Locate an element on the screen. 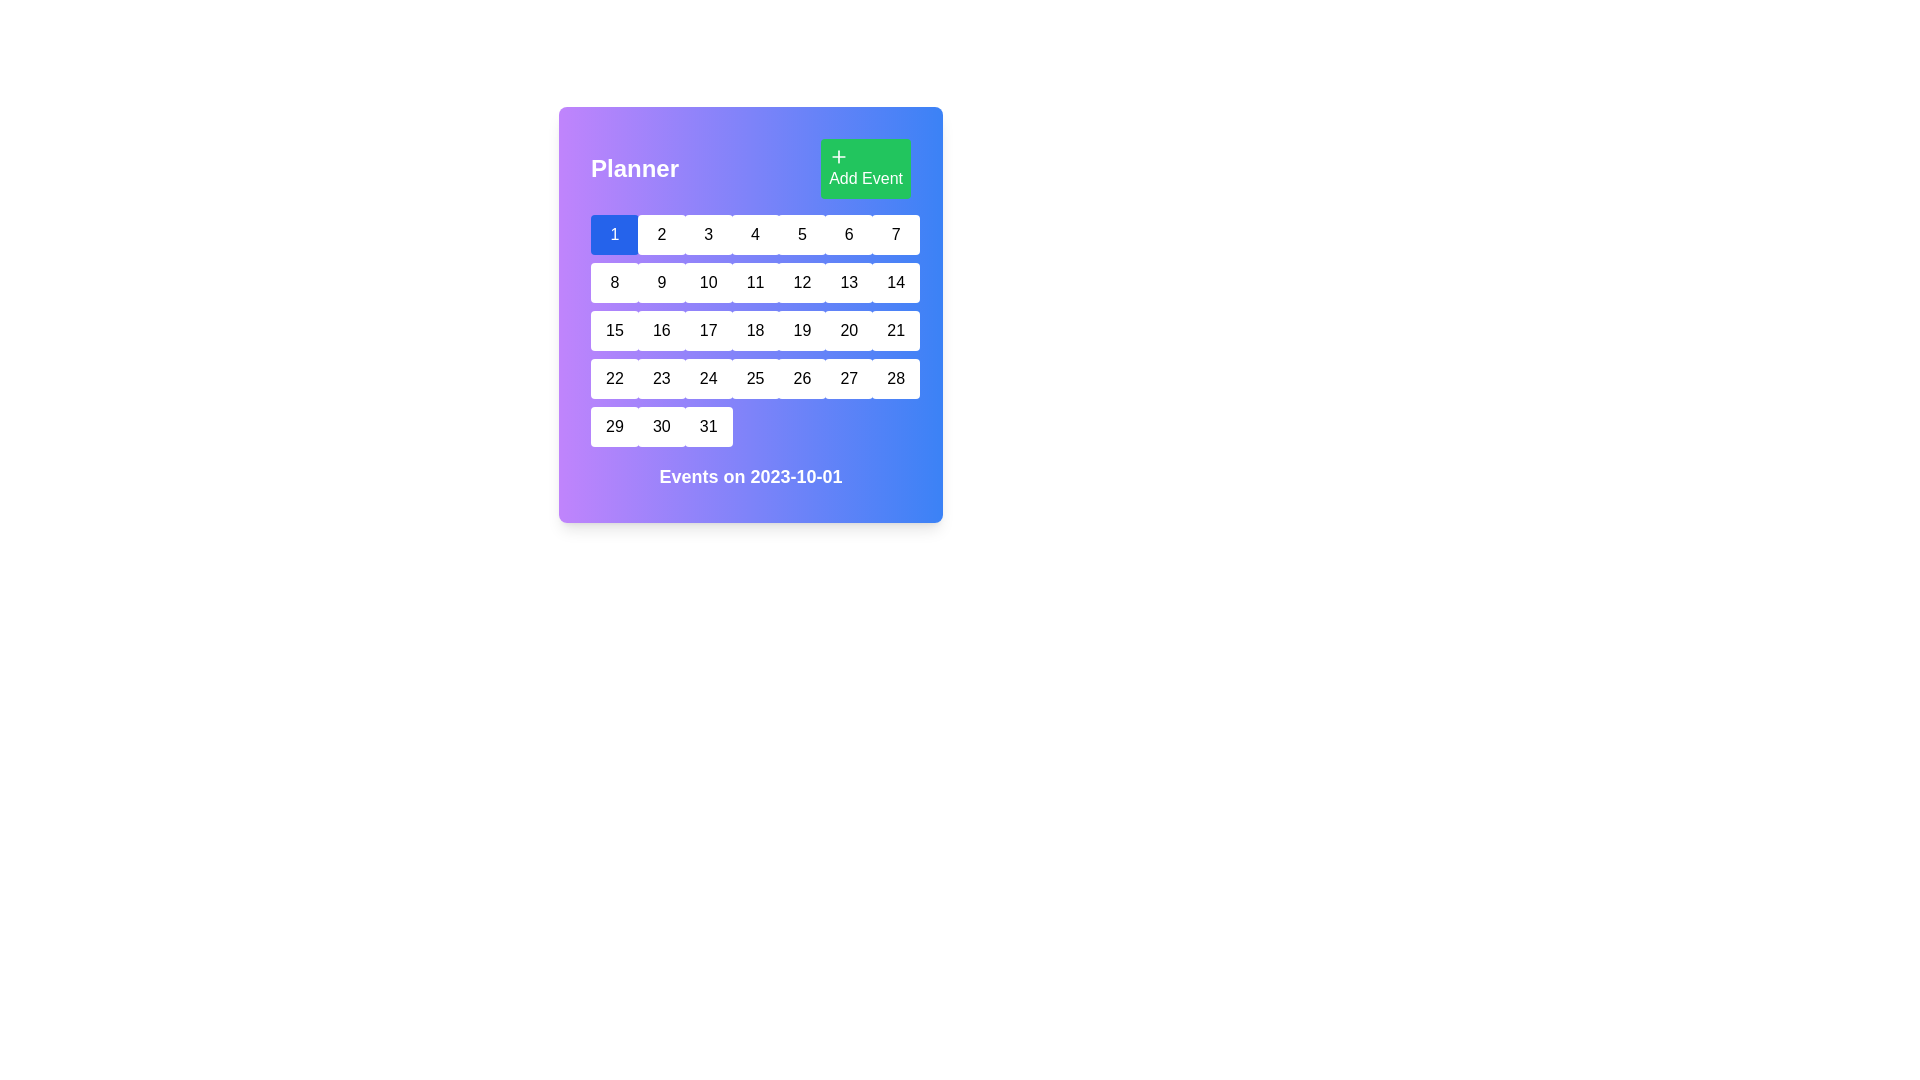  'Planner' text label located at the top-left section of the interface, which is displayed in a bold, large-sized font is located at coordinates (633, 168).